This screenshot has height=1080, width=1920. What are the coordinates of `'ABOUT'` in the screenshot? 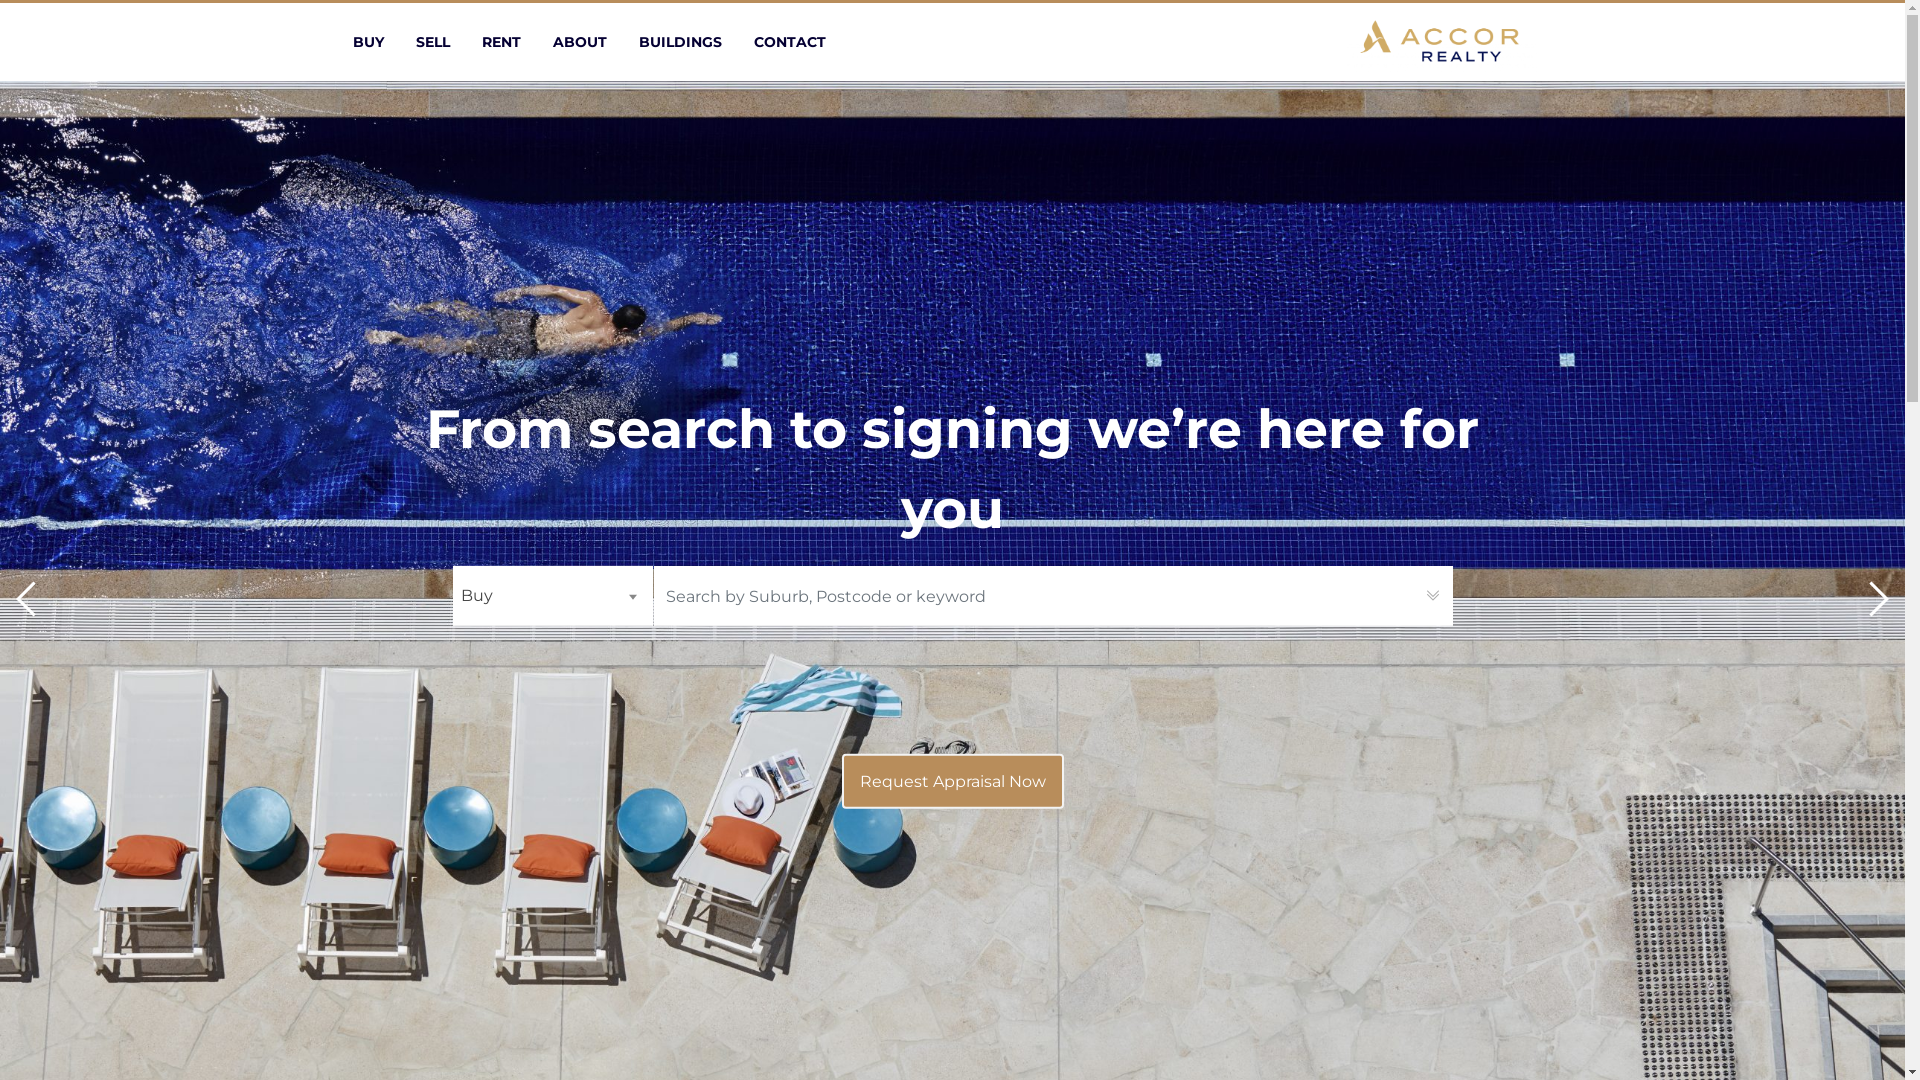 It's located at (578, 42).